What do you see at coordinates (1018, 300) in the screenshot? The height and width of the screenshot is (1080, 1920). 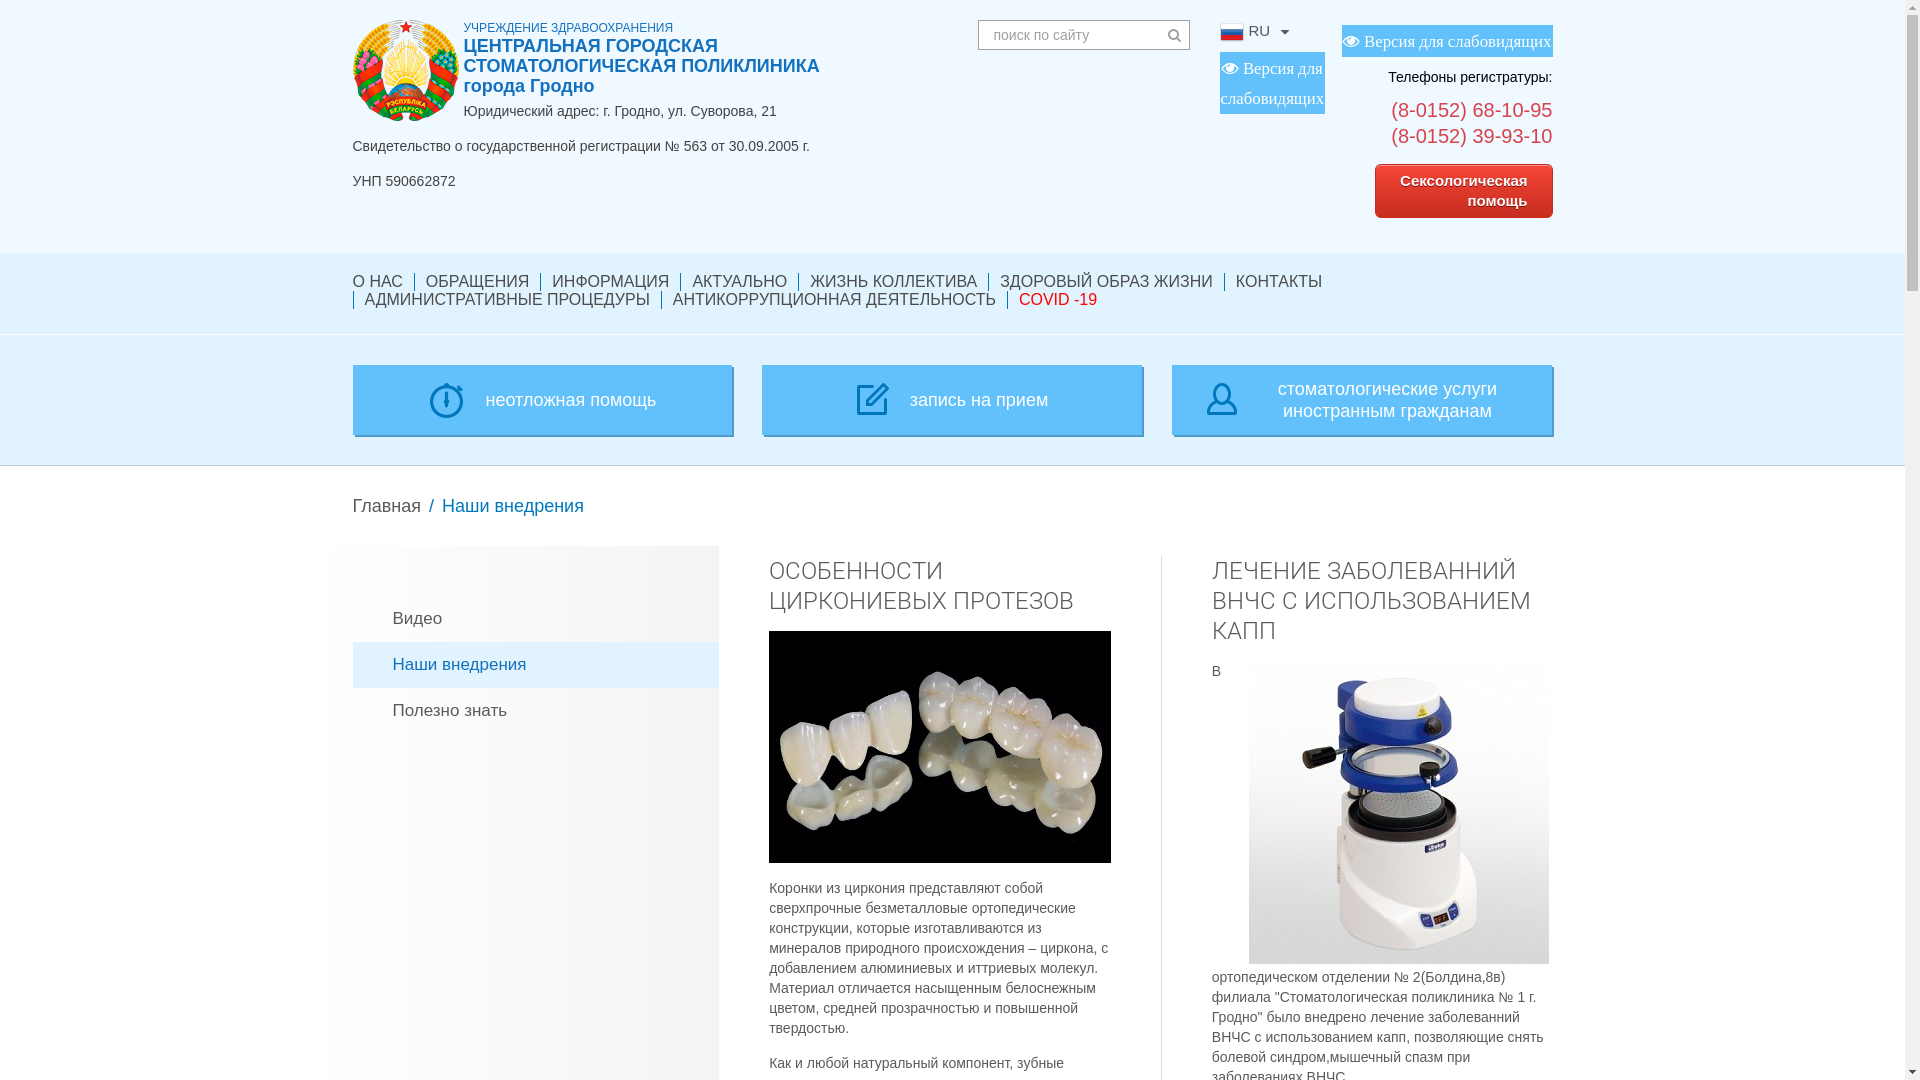 I see `'COVID -19'` at bounding box center [1018, 300].